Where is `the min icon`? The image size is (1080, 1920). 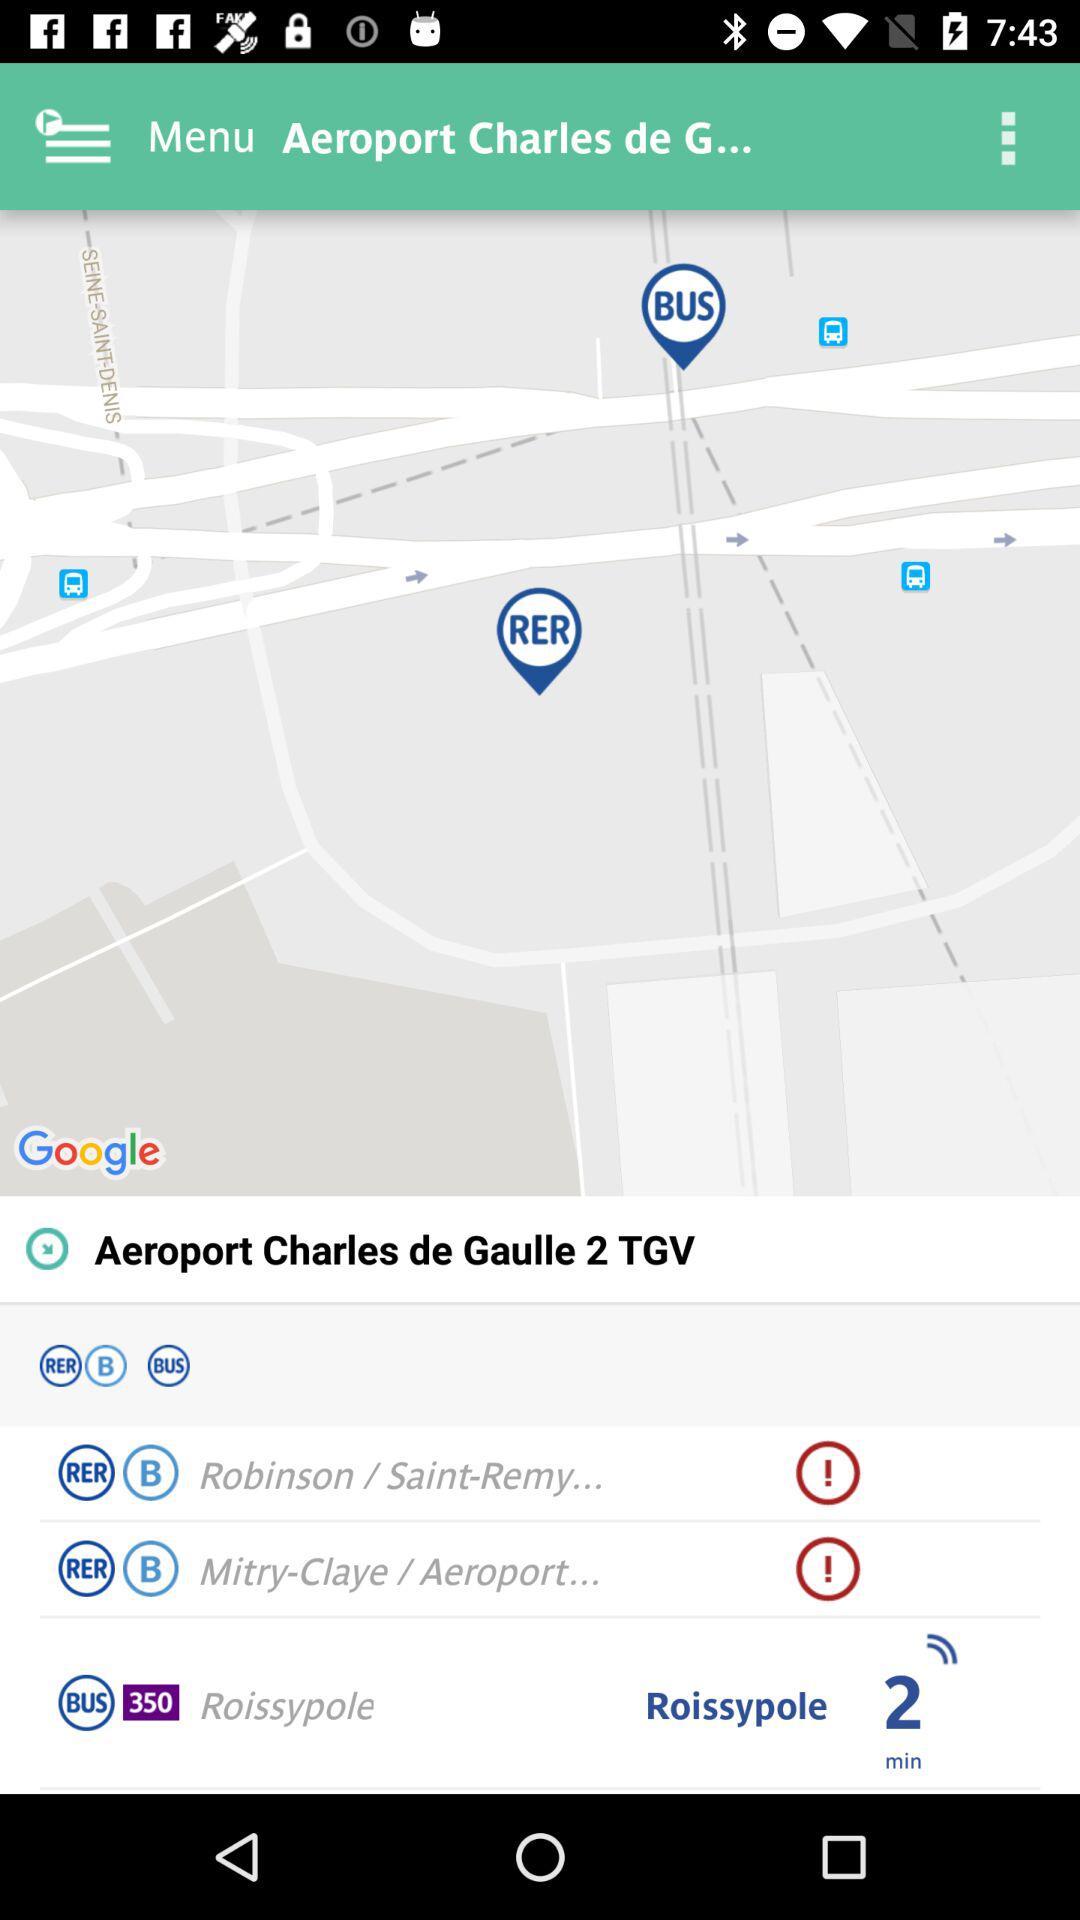
the min icon is located at coordinates (903, 1758).